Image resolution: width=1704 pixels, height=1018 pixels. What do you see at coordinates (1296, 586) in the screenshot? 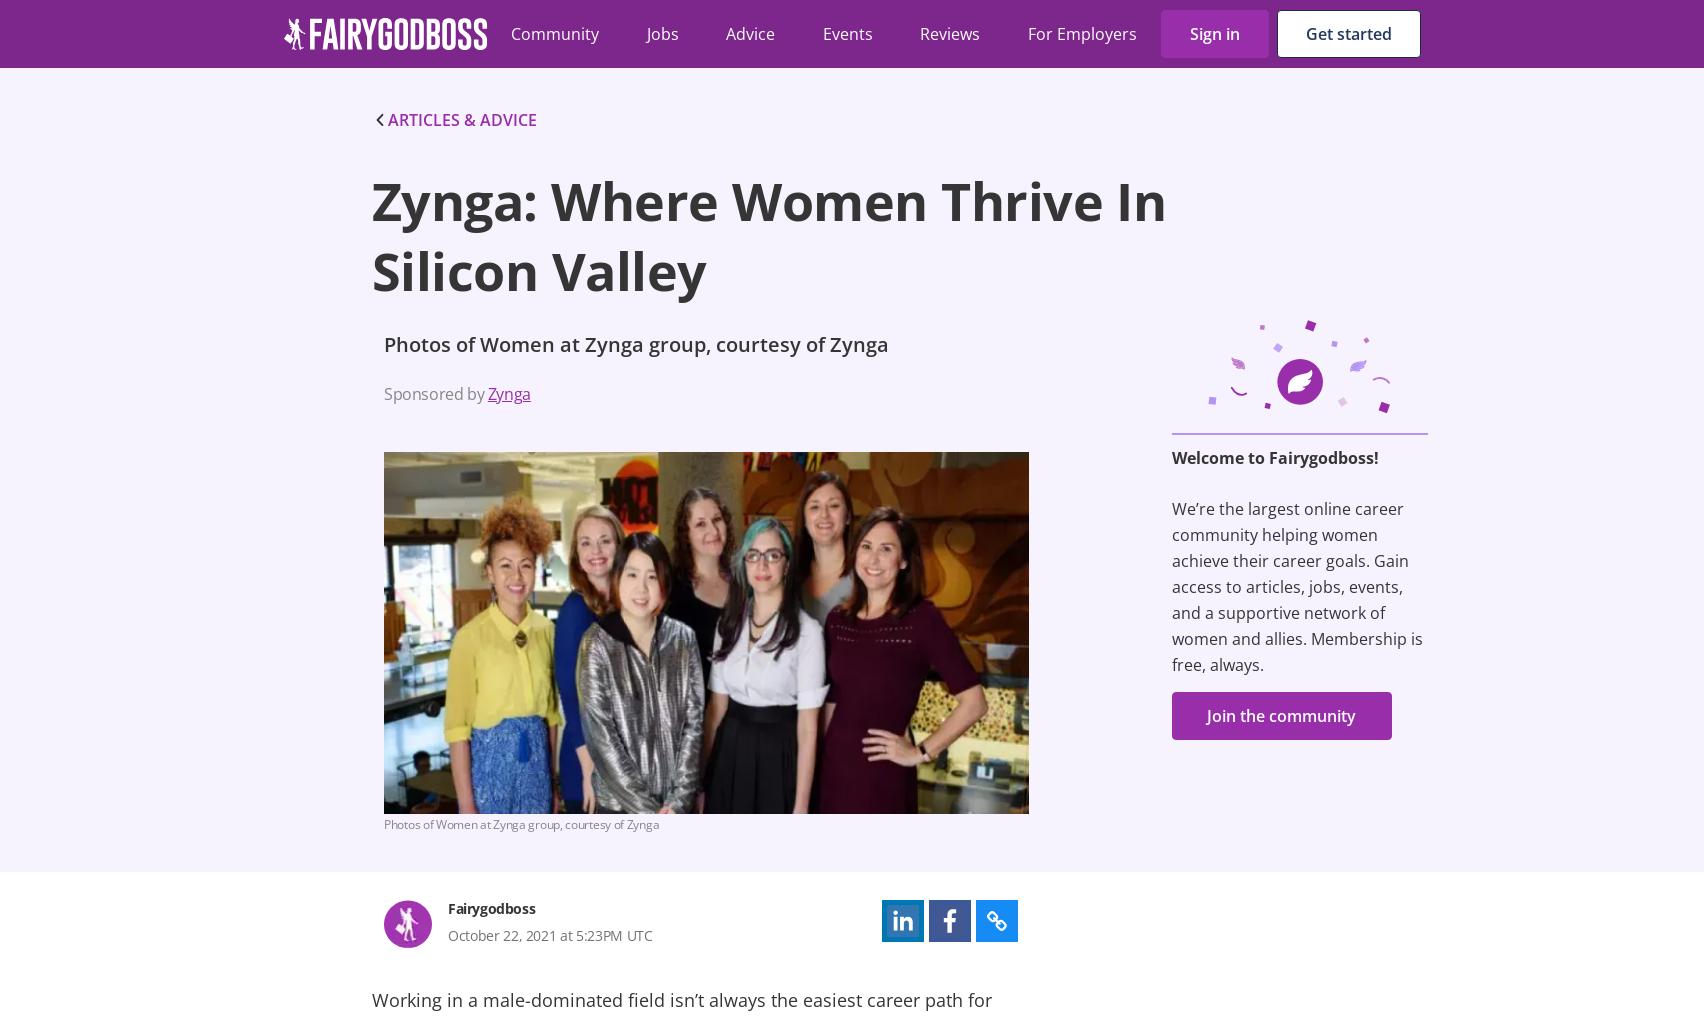
I see `'We’re the largest online career community helping women achieve their career goals. Gain access to articles, jobs, events, and a supportive network of women and allies. Membership is free, always.'` at bounding box center [1296, 586].